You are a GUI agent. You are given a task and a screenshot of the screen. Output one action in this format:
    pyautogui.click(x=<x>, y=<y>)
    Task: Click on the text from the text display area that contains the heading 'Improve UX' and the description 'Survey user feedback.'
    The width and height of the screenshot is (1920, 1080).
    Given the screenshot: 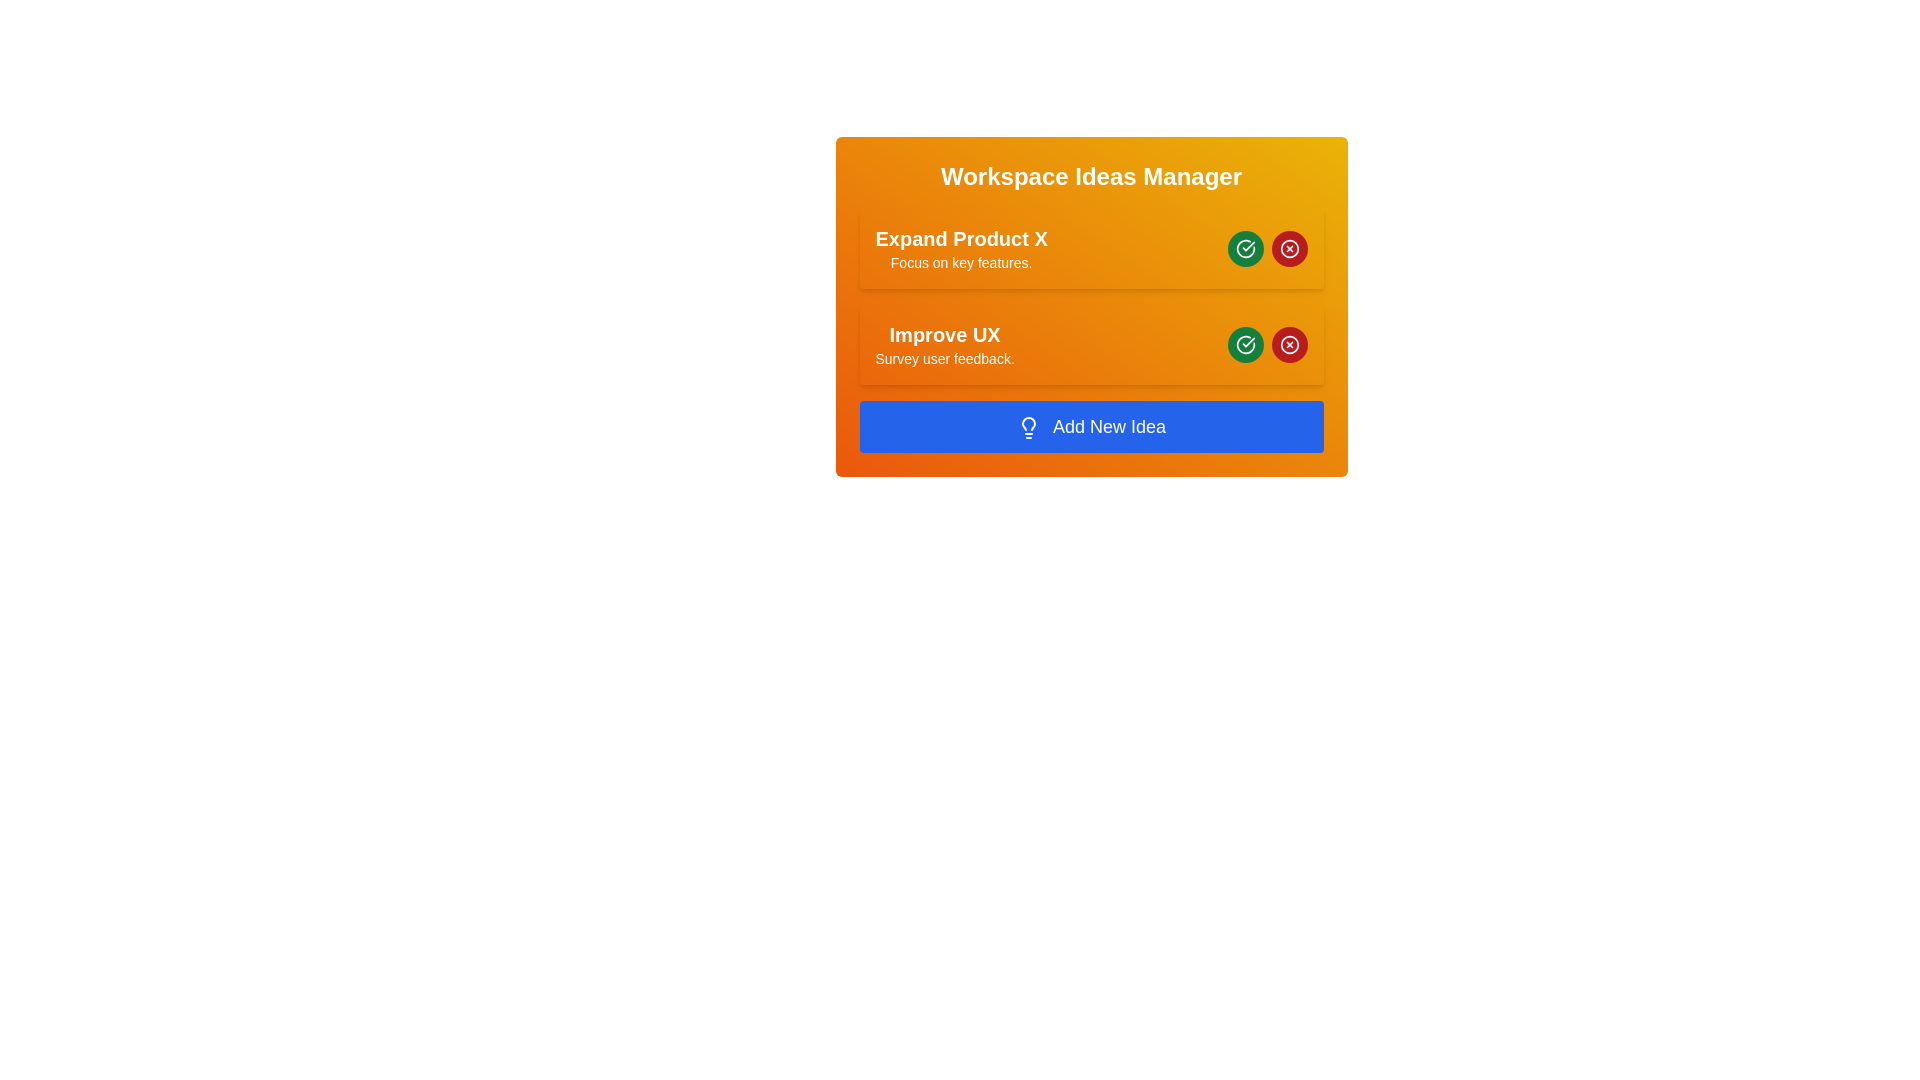 What is the action you would take?
    pyautogui.click(x=944, y=343)
    